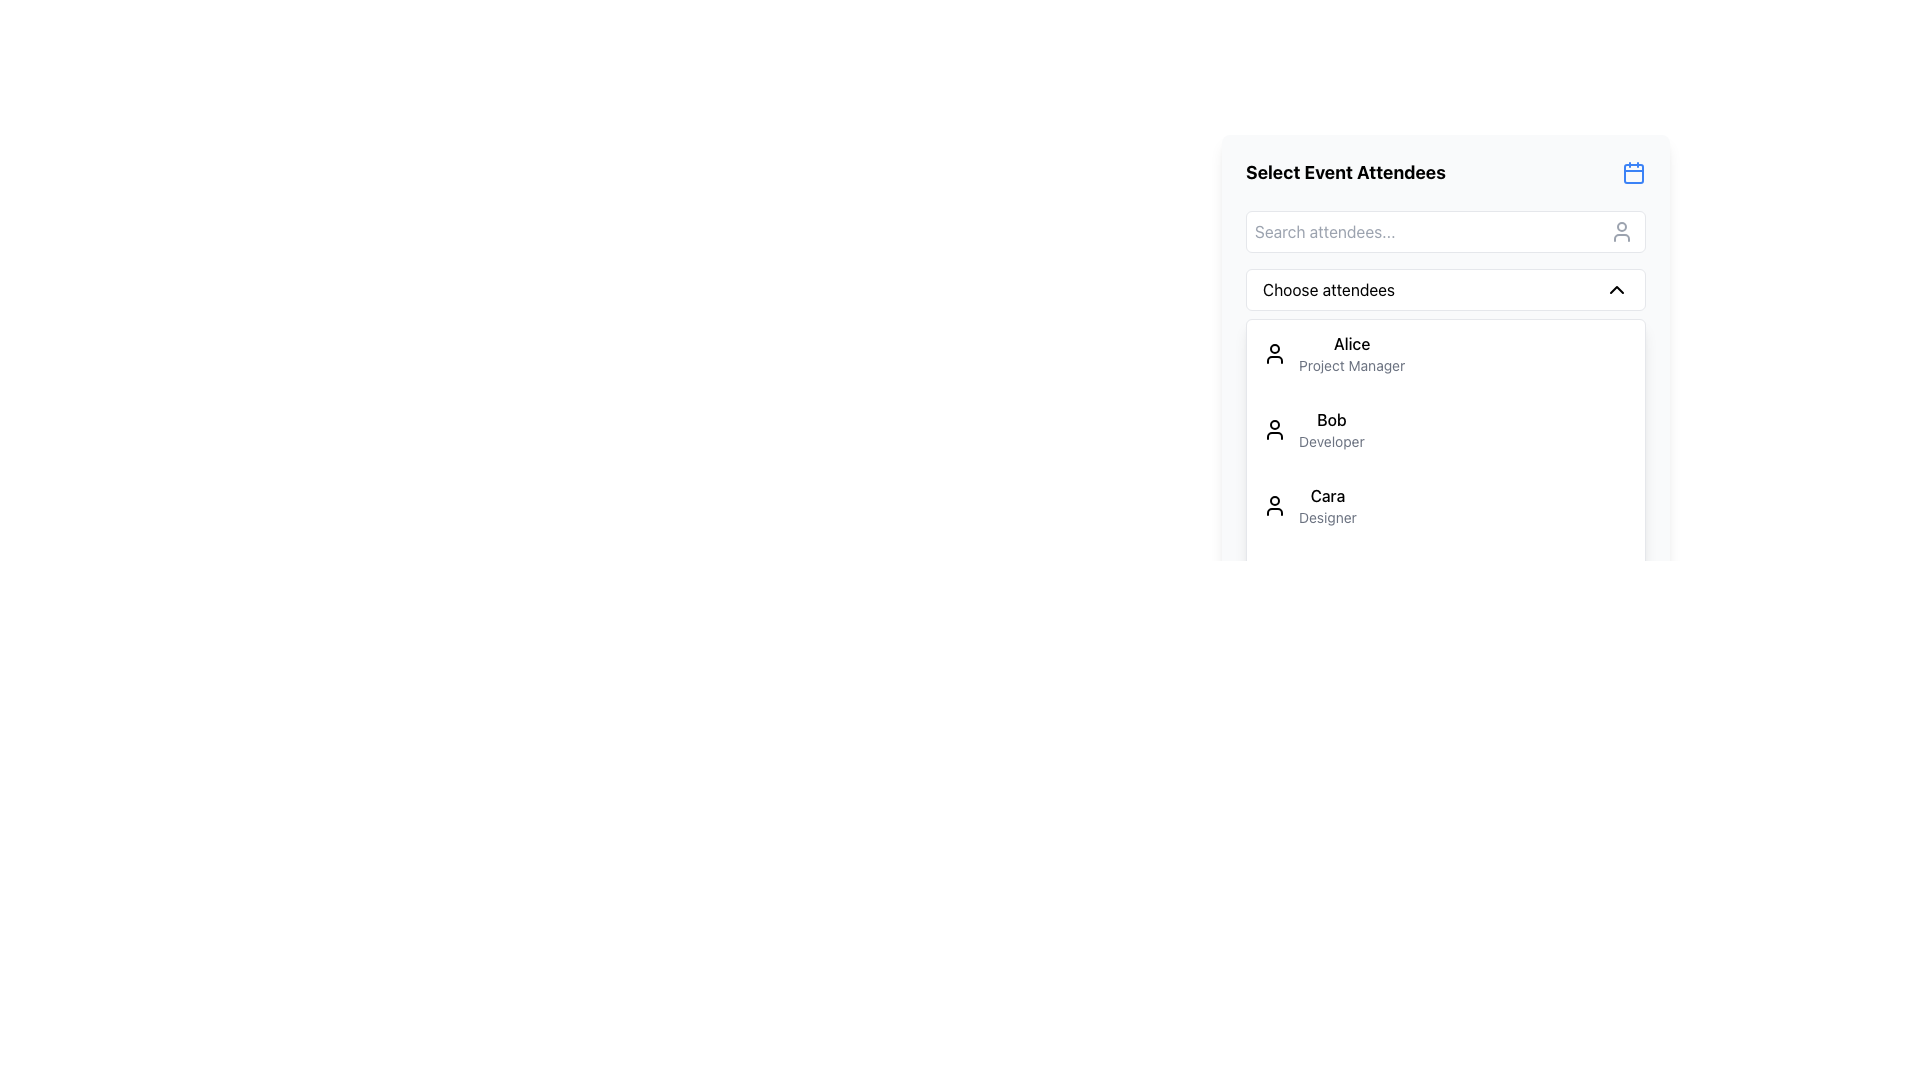 This screenshot has height=1080, width=1920. I want to click on on the selectable list item labeled 'Cara - Designer' within the 'Select Event Attendees' panel, so click(1445, 504).